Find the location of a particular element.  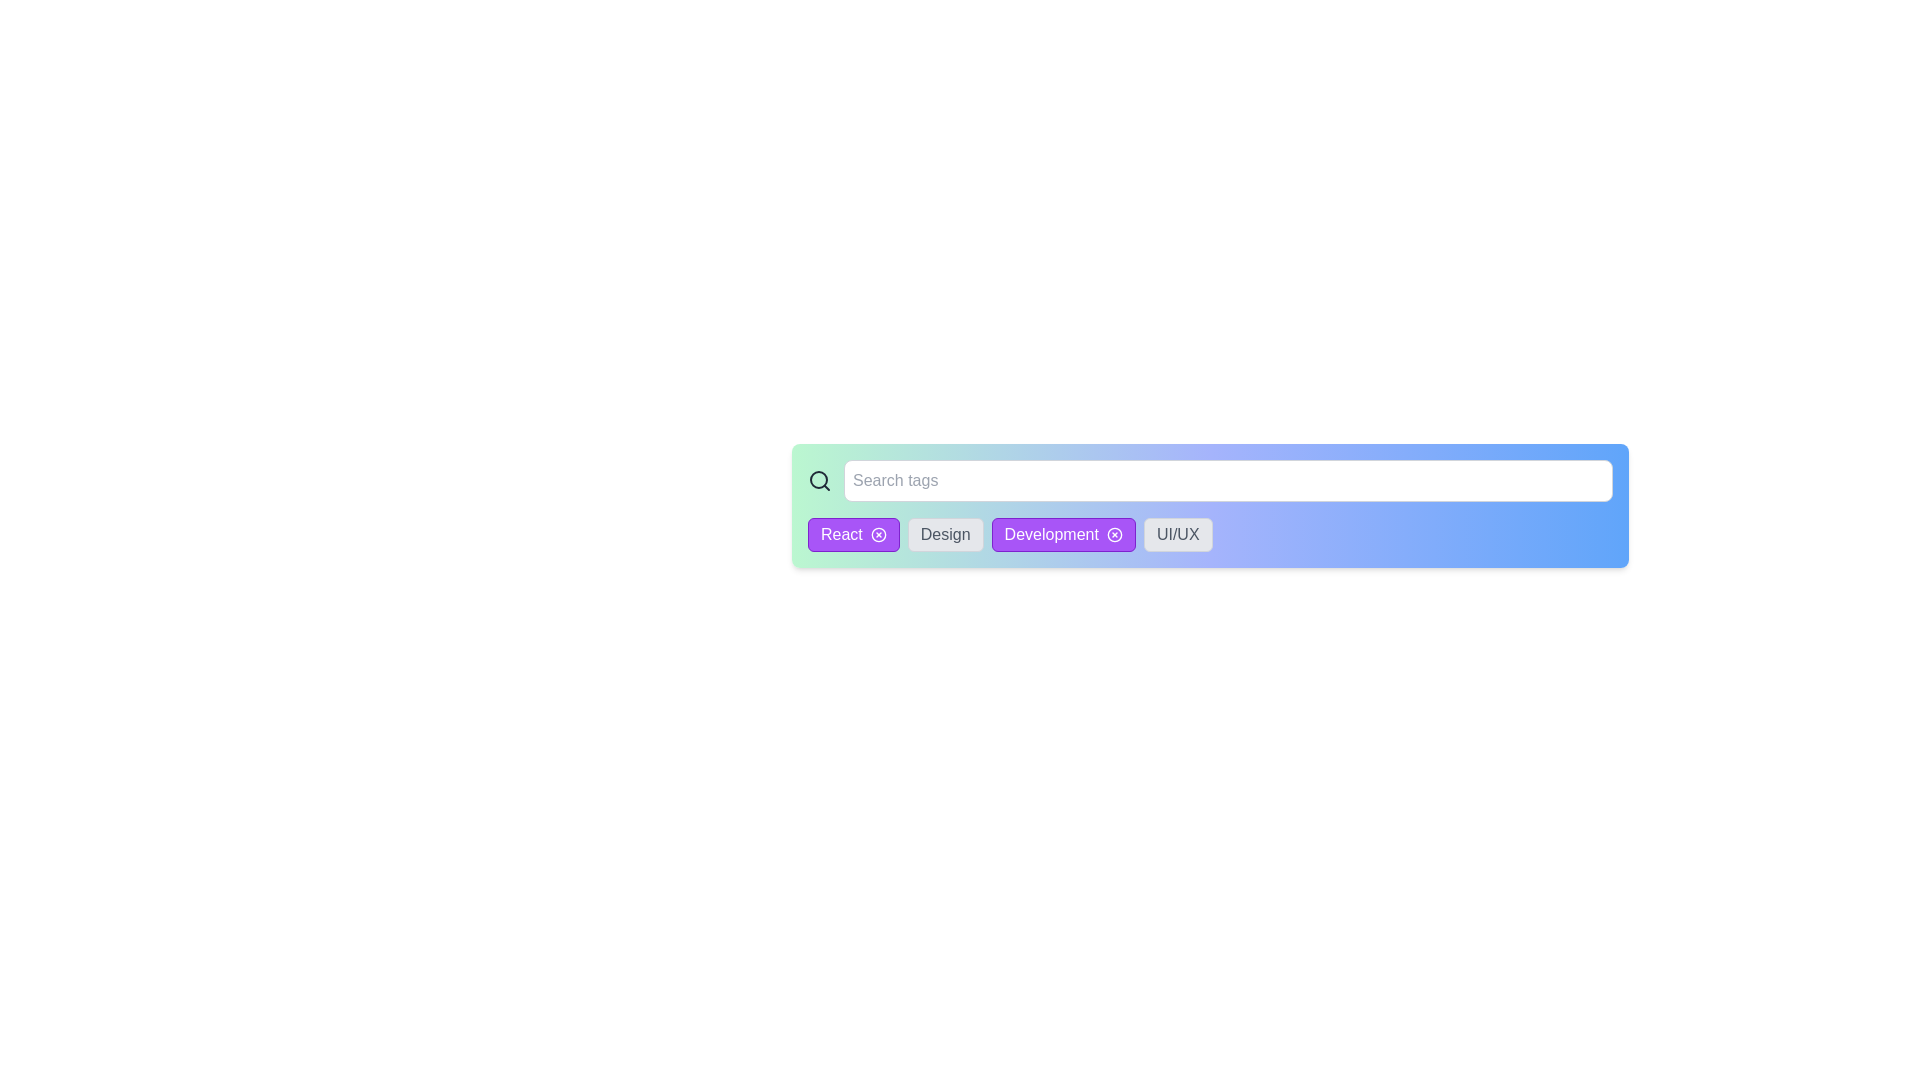

the tag with label React to observe its hover effect is located at coordinates (853, 534).